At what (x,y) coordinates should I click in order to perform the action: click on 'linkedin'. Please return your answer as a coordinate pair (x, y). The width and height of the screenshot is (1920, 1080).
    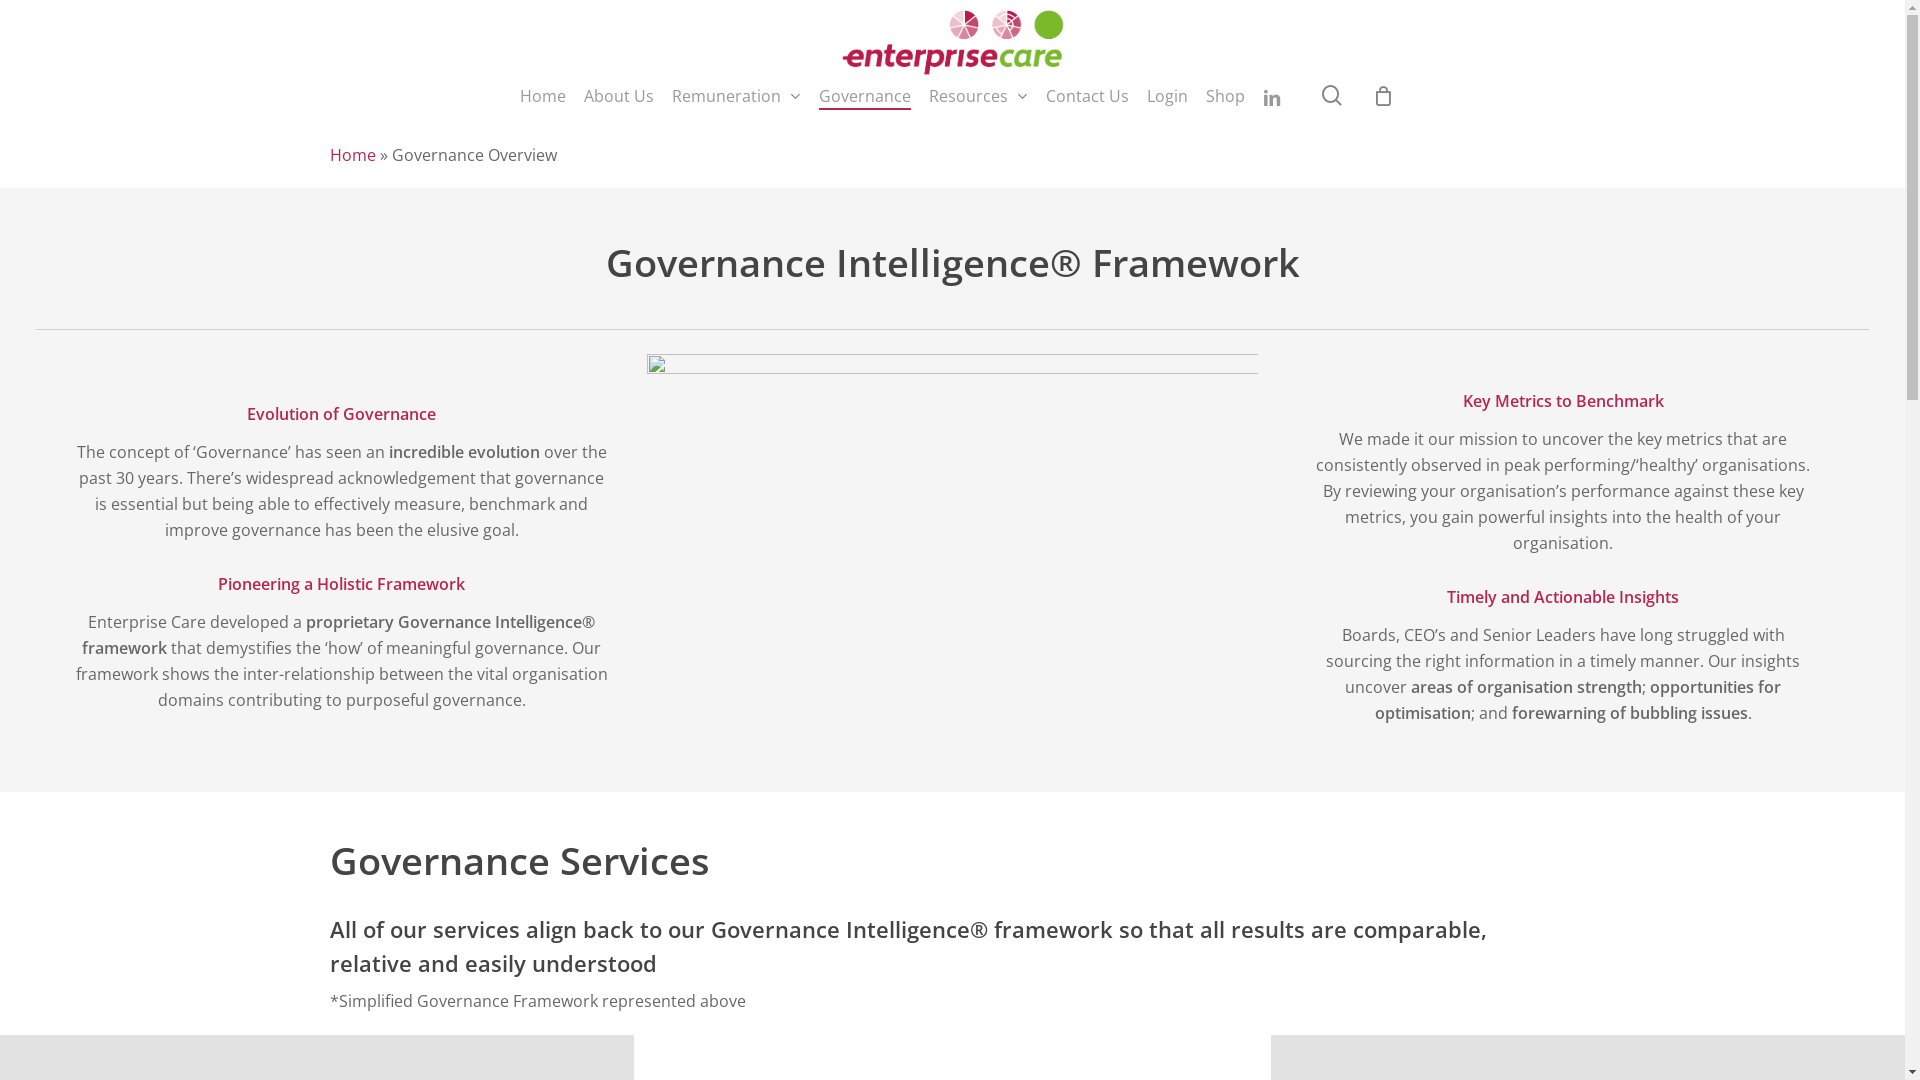
    Looking at the image, I should click on (1271, 96).